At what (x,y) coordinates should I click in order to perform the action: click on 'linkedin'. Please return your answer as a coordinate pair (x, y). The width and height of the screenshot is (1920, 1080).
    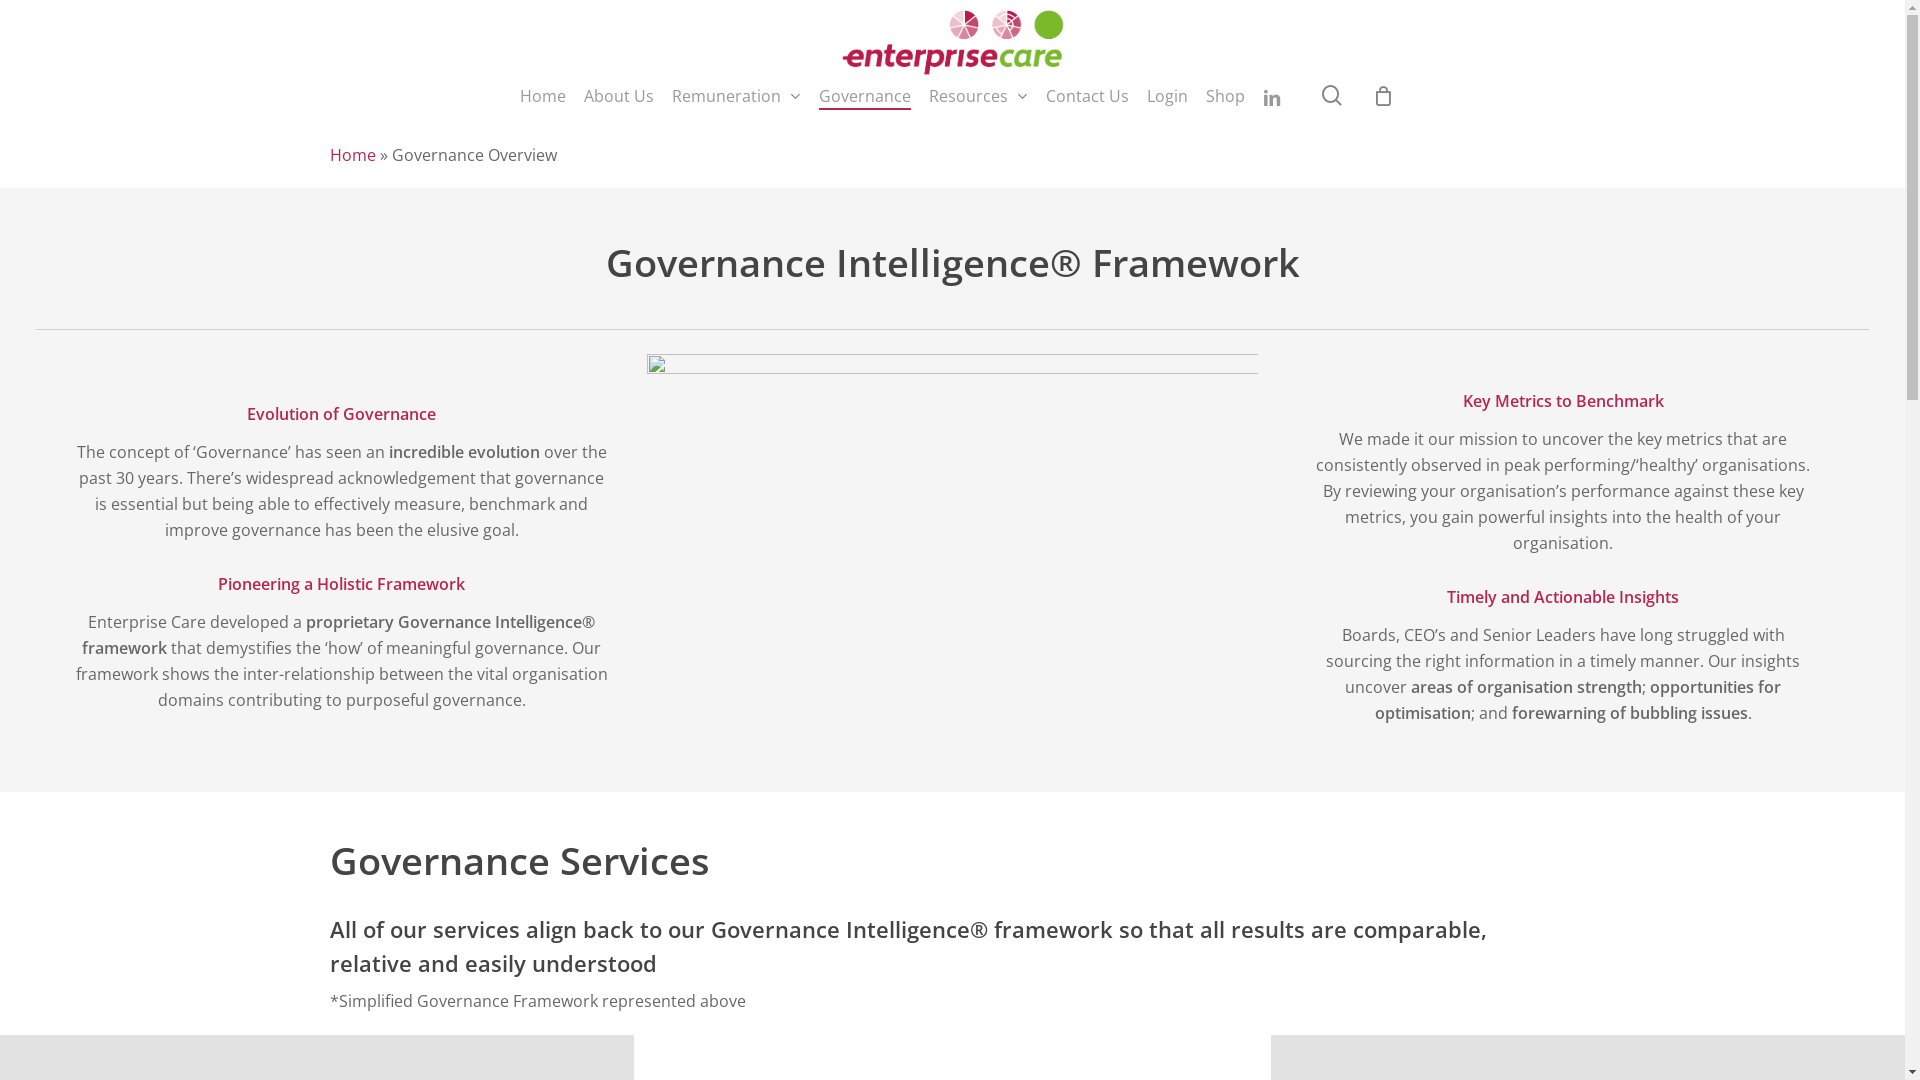
    Looking at the image, I should click on (1271, 96).